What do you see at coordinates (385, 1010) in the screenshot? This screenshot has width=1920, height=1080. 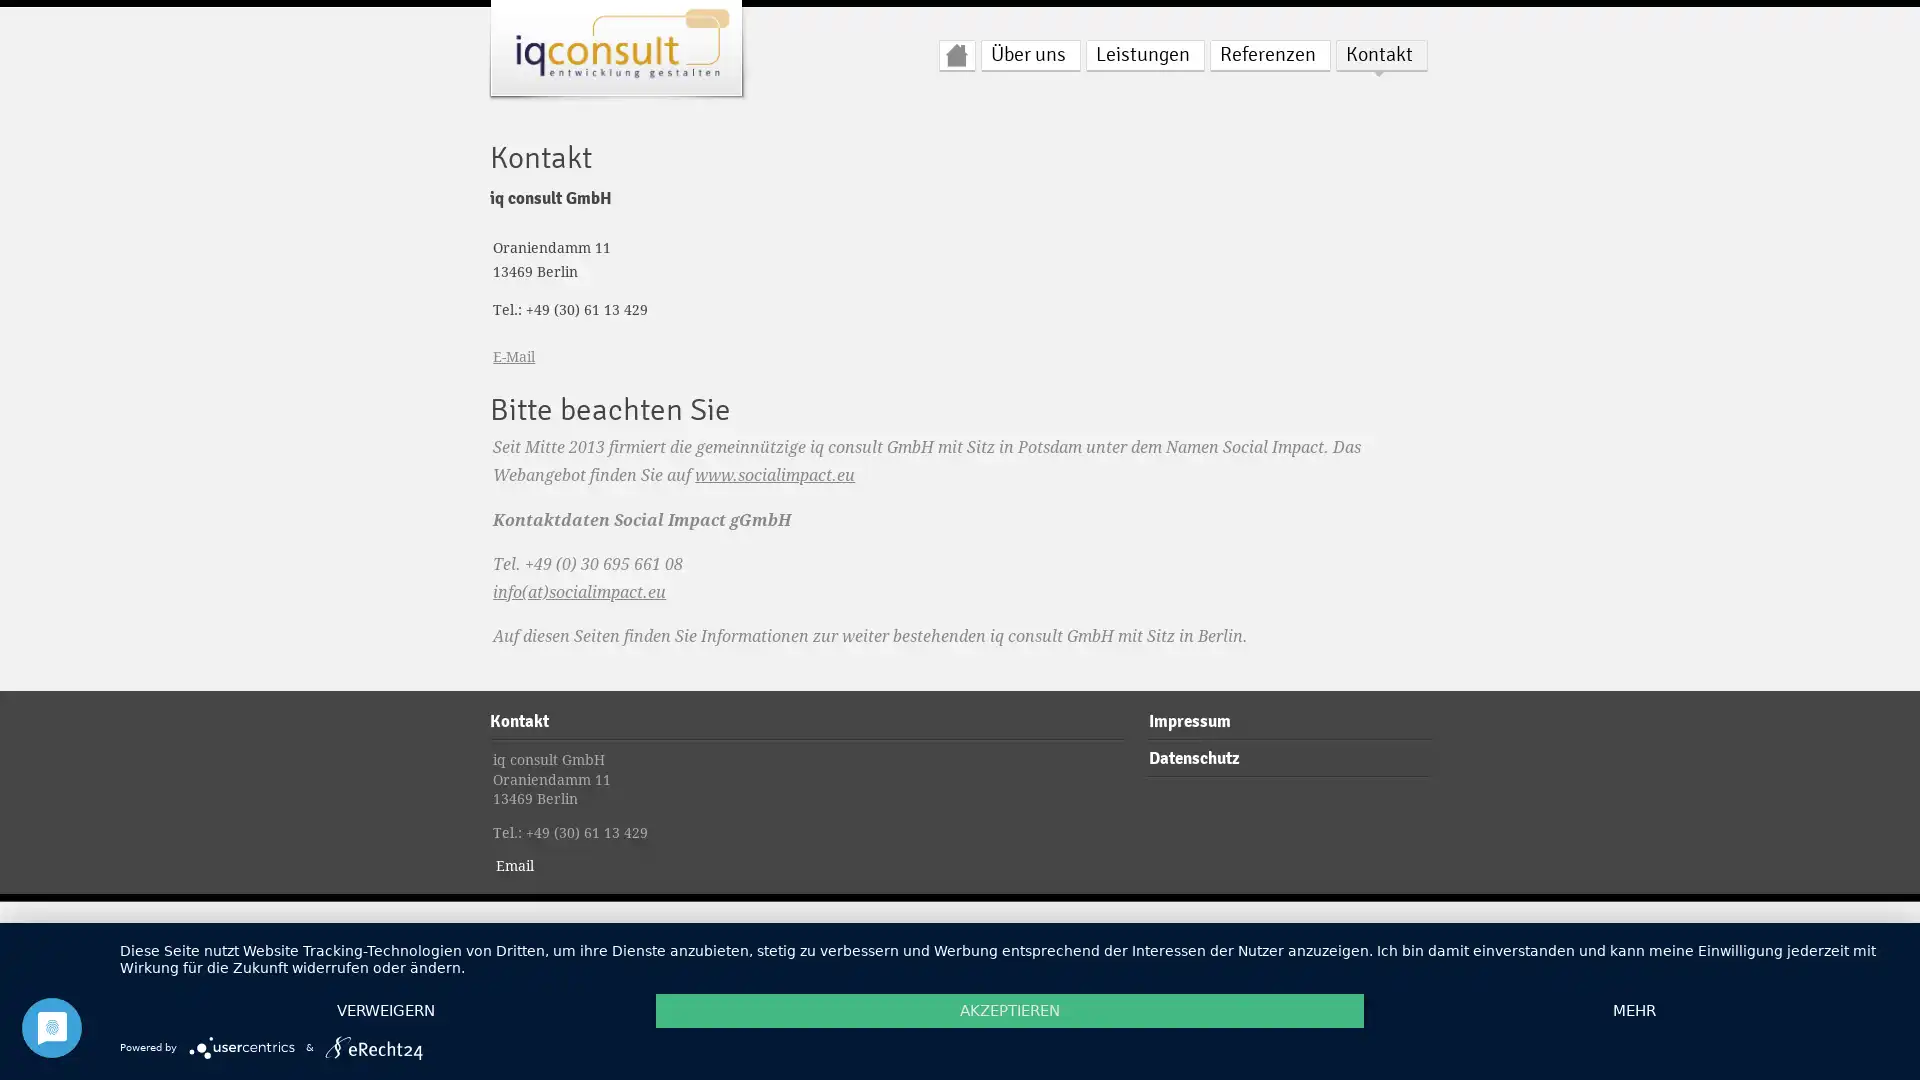 I see `Verweigern` at bounding box center [385, 1010].